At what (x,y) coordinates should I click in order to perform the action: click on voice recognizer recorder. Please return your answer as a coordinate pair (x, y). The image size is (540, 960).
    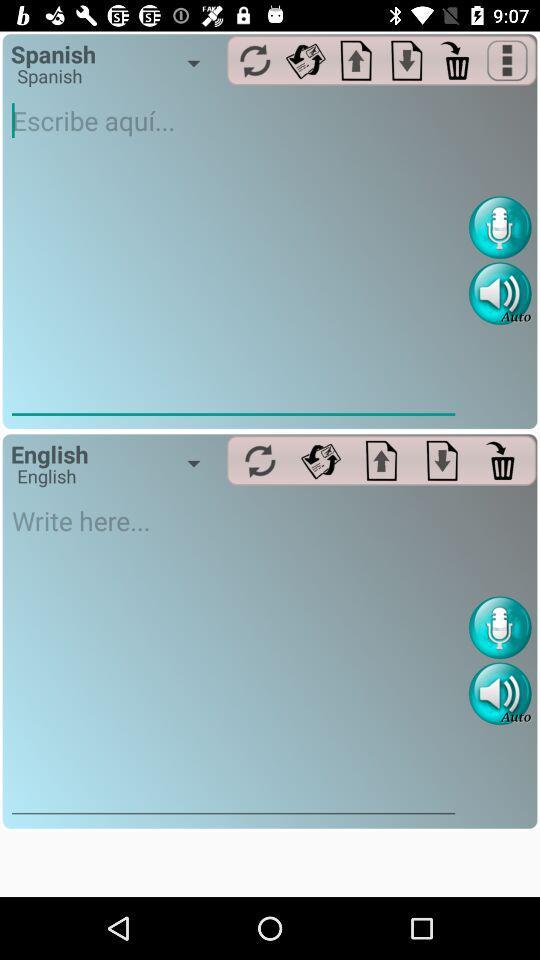
    Looking at the image, I should click on (499, 626).